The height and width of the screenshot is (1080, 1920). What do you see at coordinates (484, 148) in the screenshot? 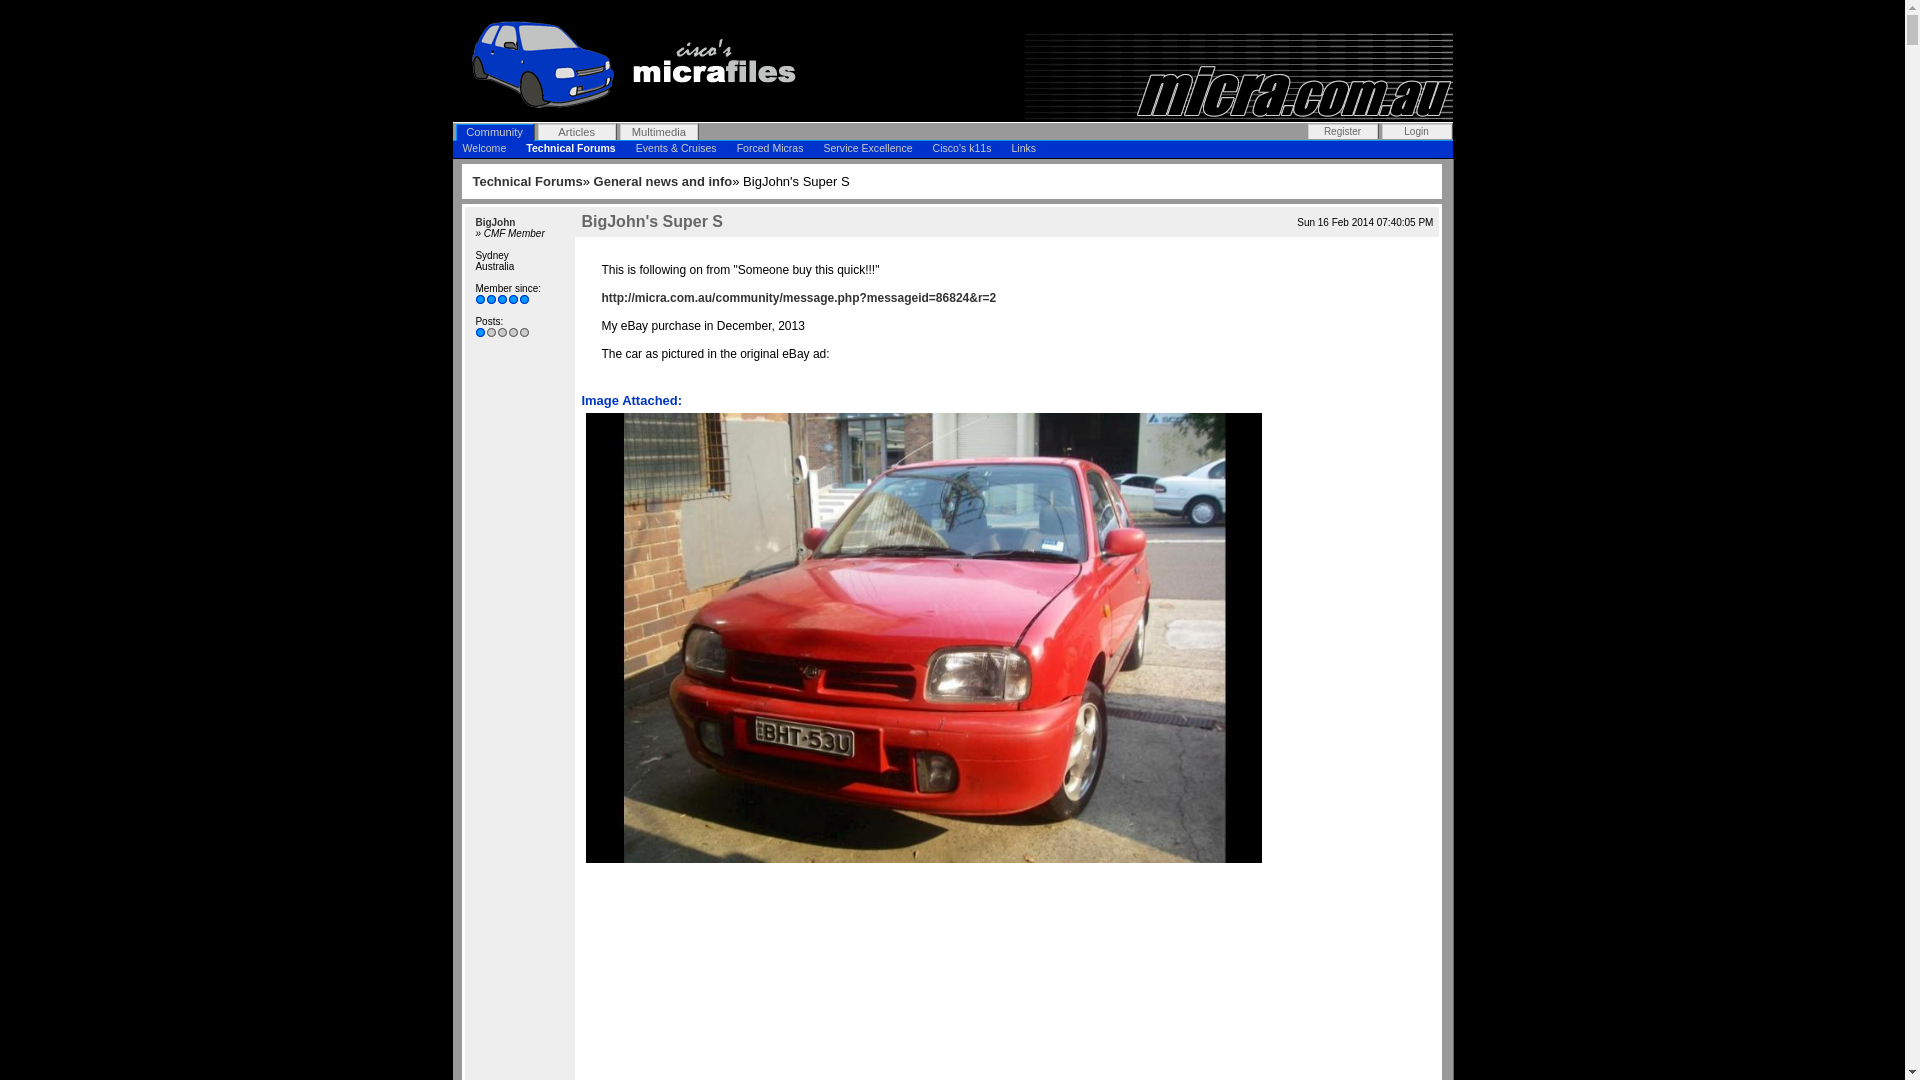
I see `'Welcome'` at bounding box center [484, 148].